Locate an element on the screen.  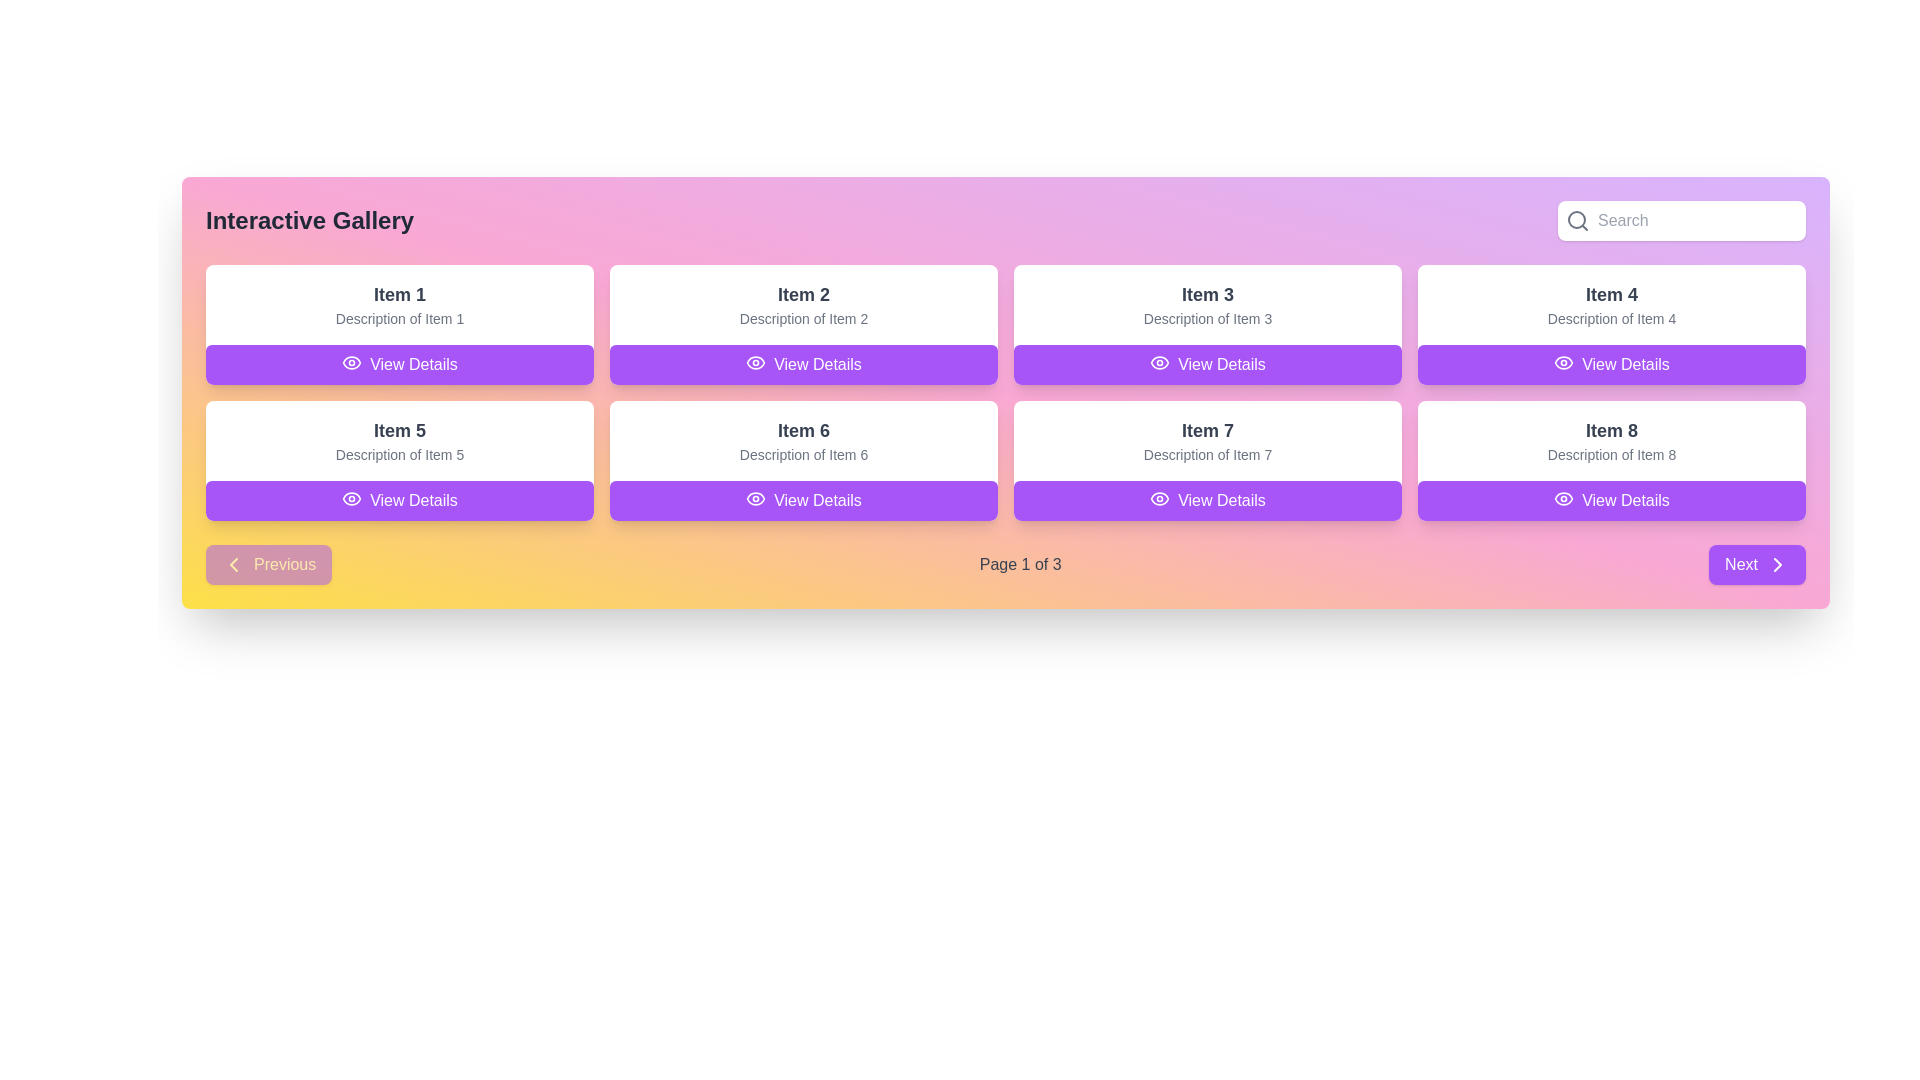
the bolded text label 'Item 5' located in the first column of the second row in the grid layout is located at coordinates (399, 430).